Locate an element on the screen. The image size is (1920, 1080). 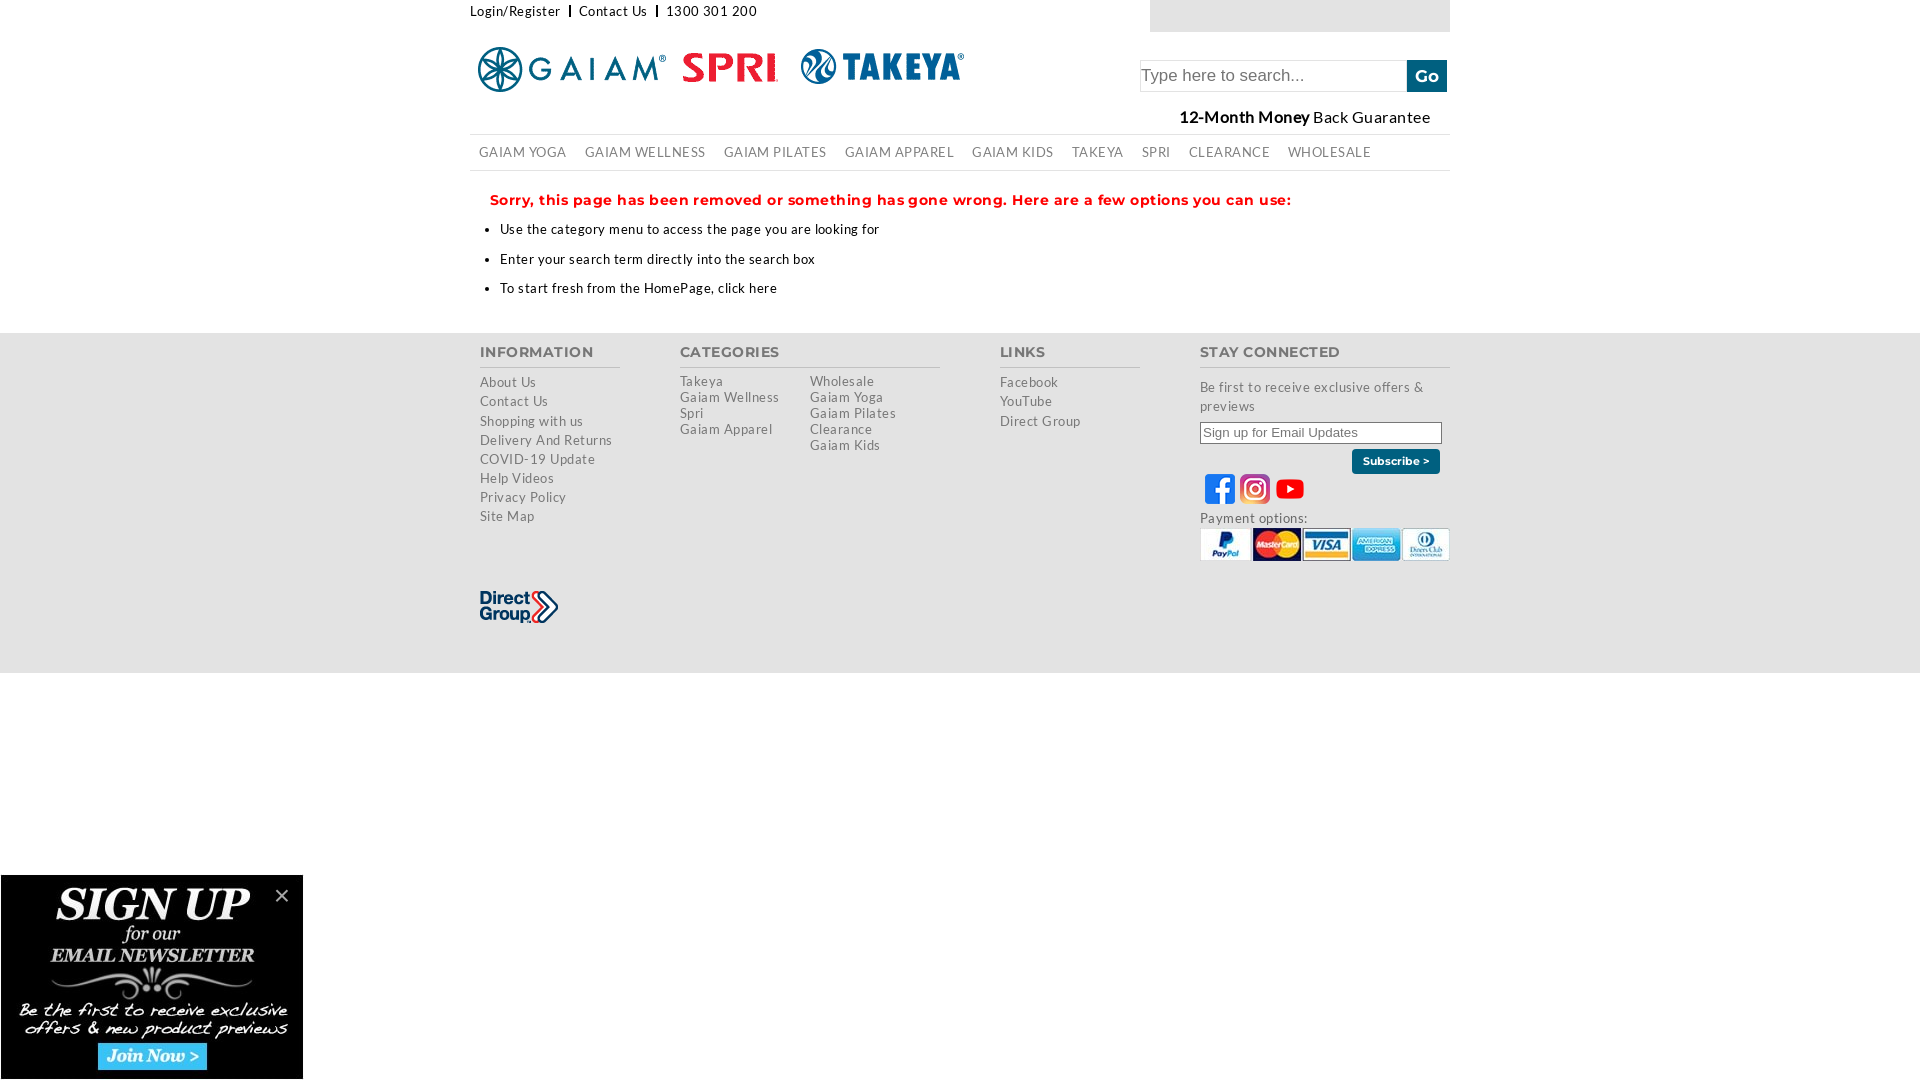
'Help Videos' is located at coordinates (517, 478).